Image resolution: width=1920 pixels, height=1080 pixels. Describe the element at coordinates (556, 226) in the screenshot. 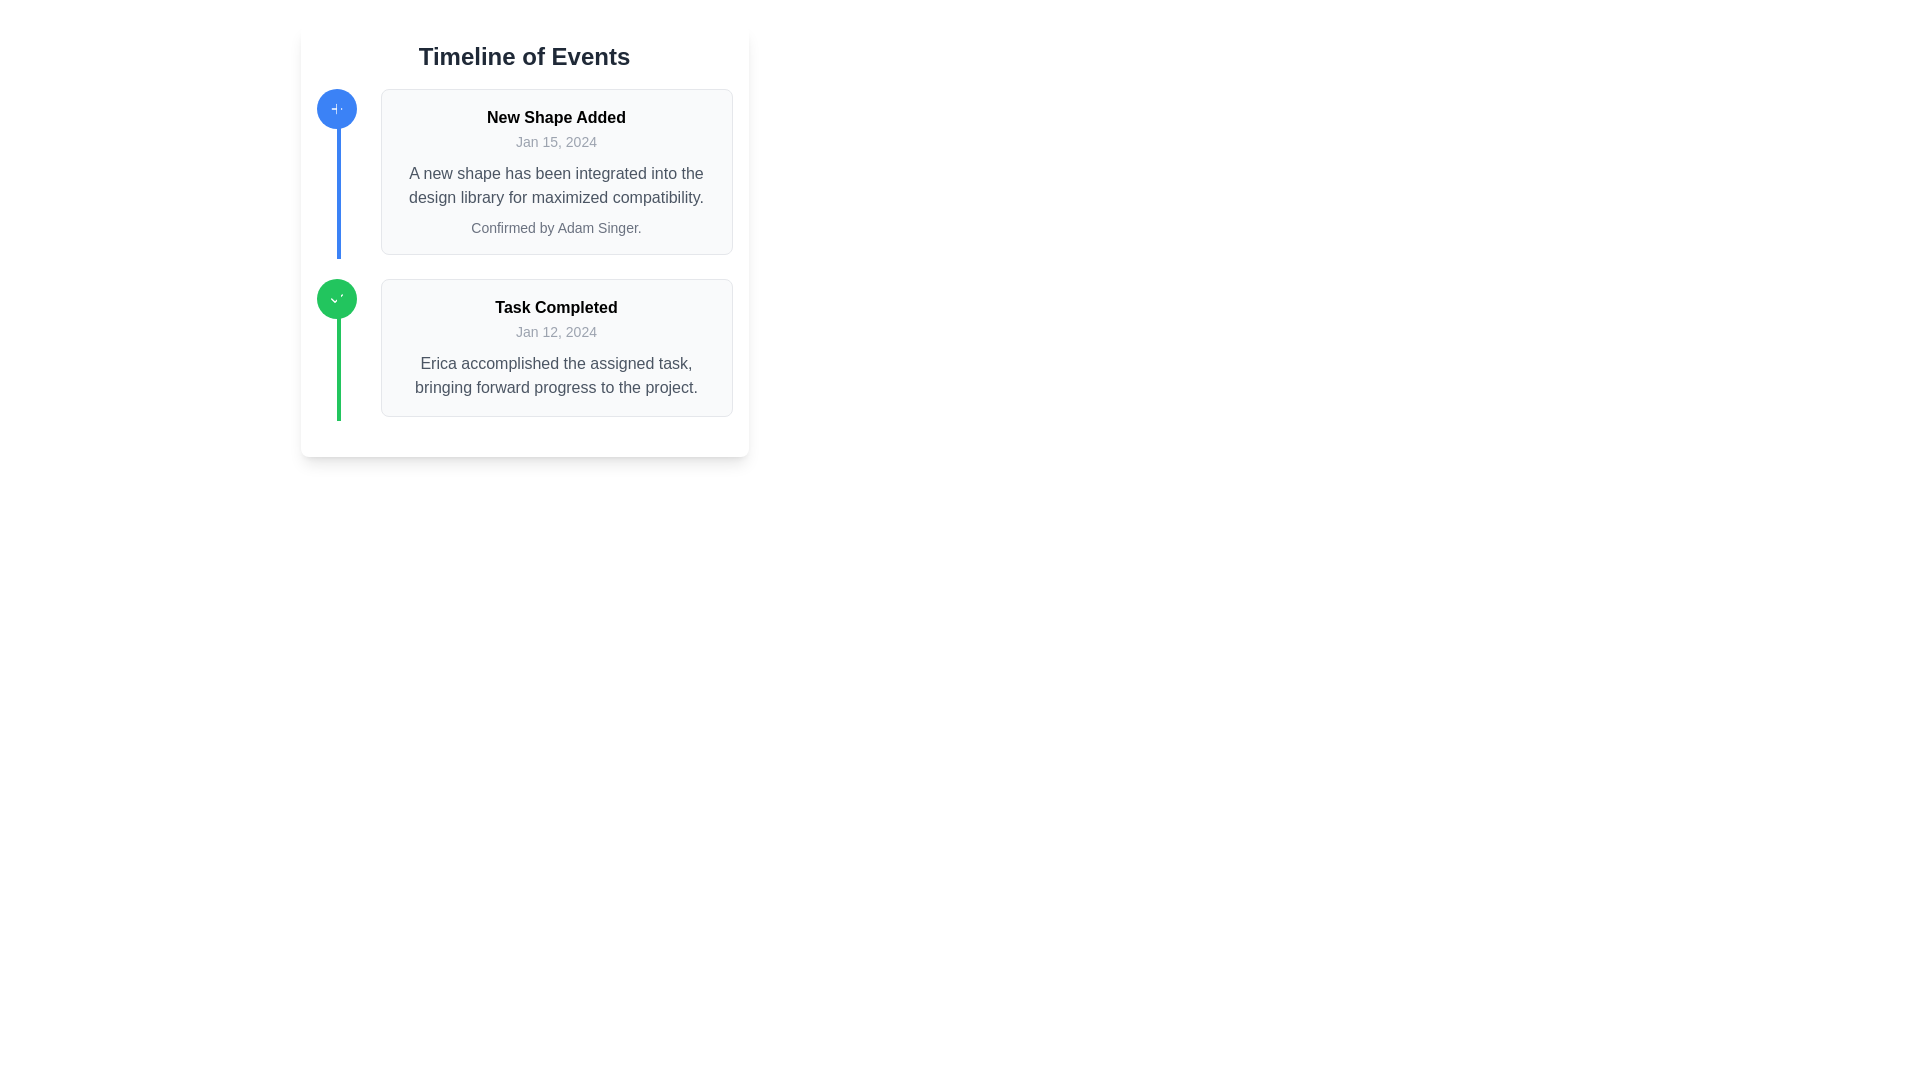

I see `text block displaying the message 'Confirmed by Adam Singer.' located at the bottom of the card titled 'New Shape Added' in a timeline interface` at that location.